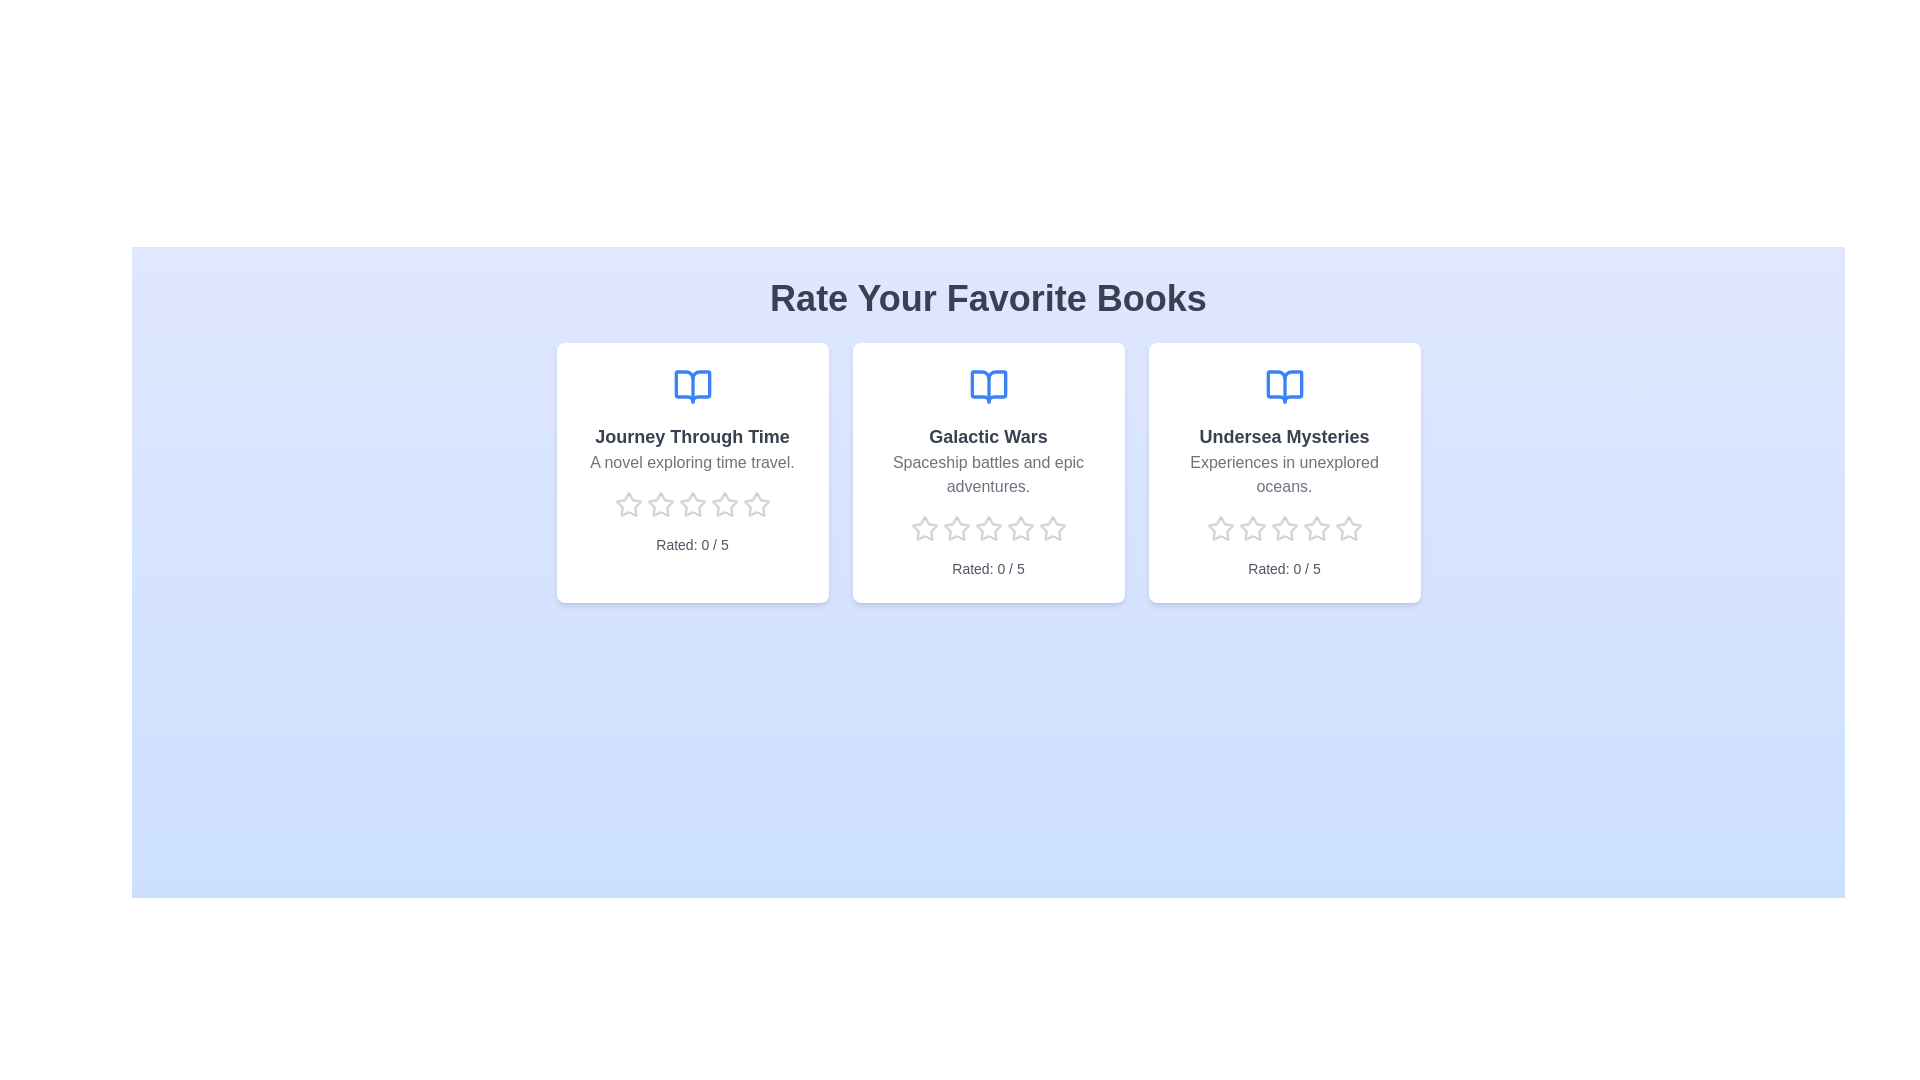  Describe the element at coordinates (692, 504) in the screenshot. I see `the rating of a book to 3 stars by clicking on the corresponding star` at that location.